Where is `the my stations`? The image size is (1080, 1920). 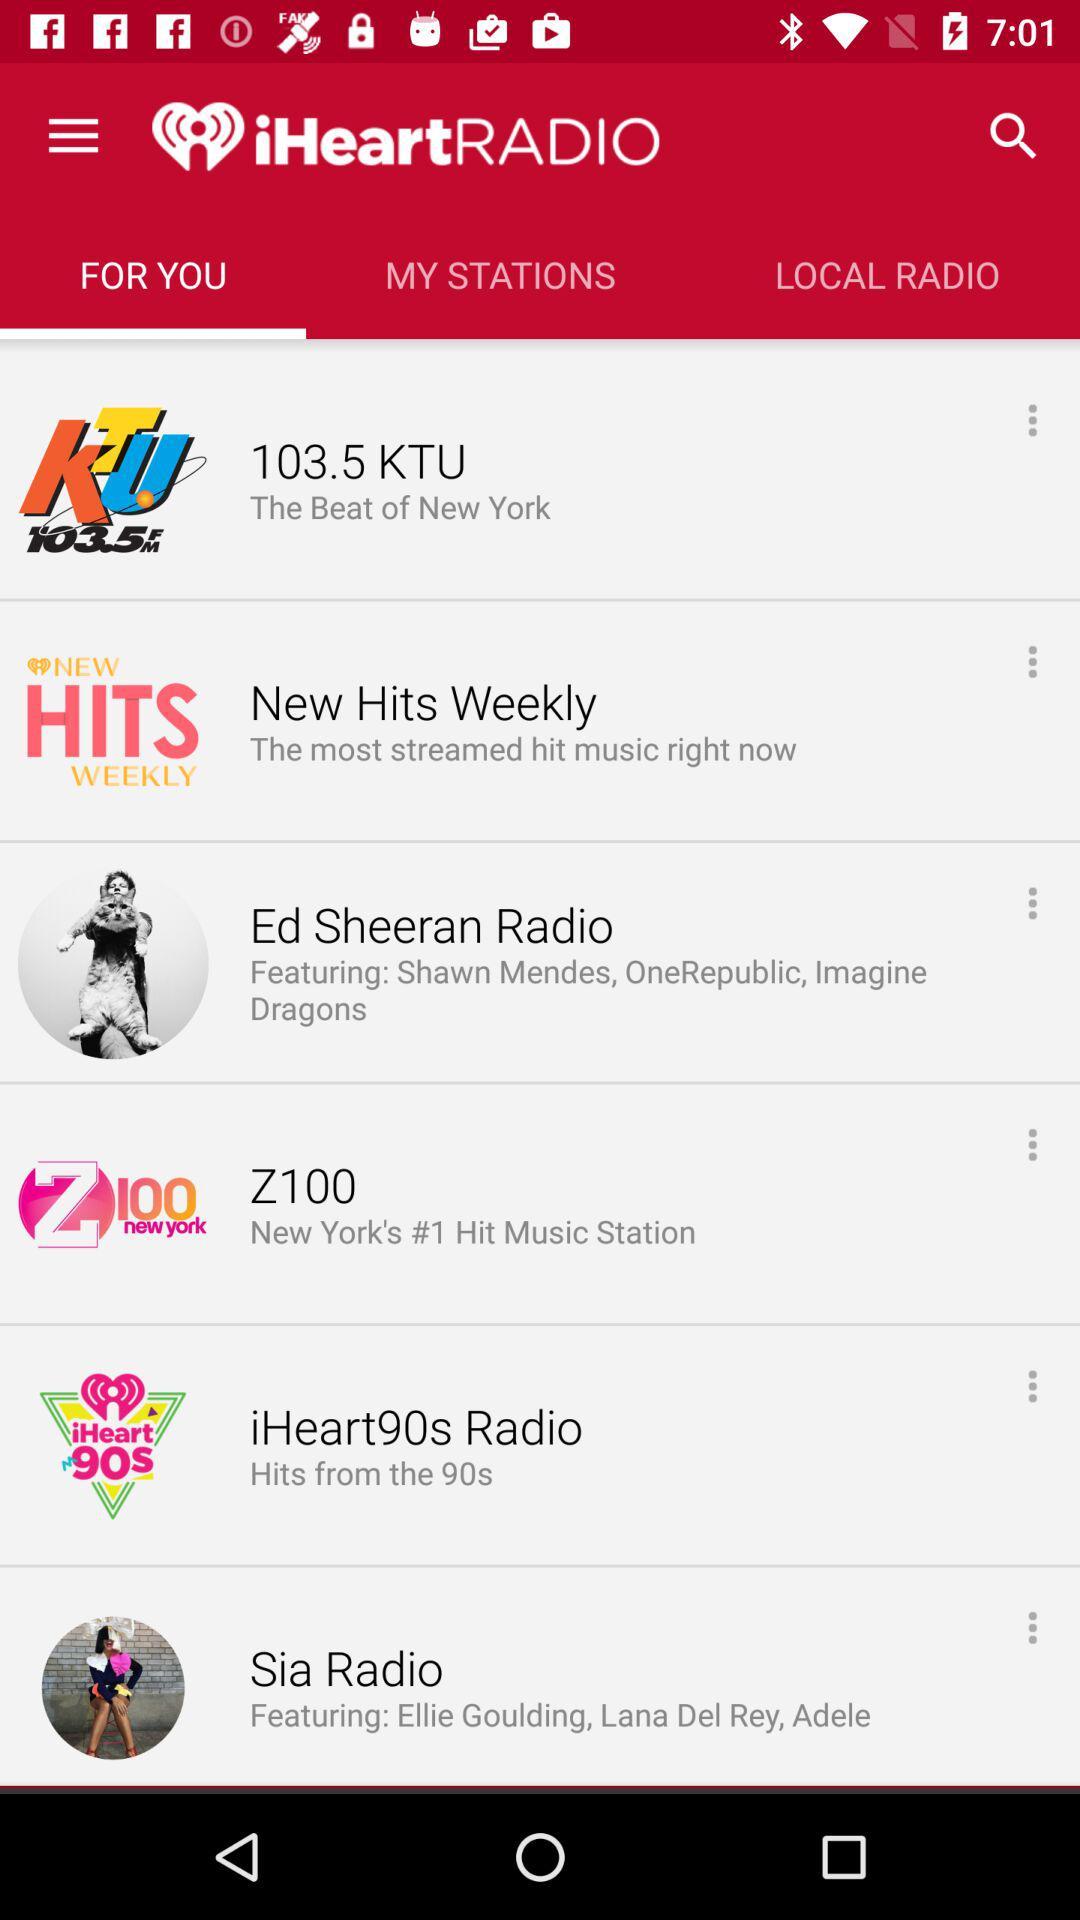 the my stations is located at coordinates (499, 273).